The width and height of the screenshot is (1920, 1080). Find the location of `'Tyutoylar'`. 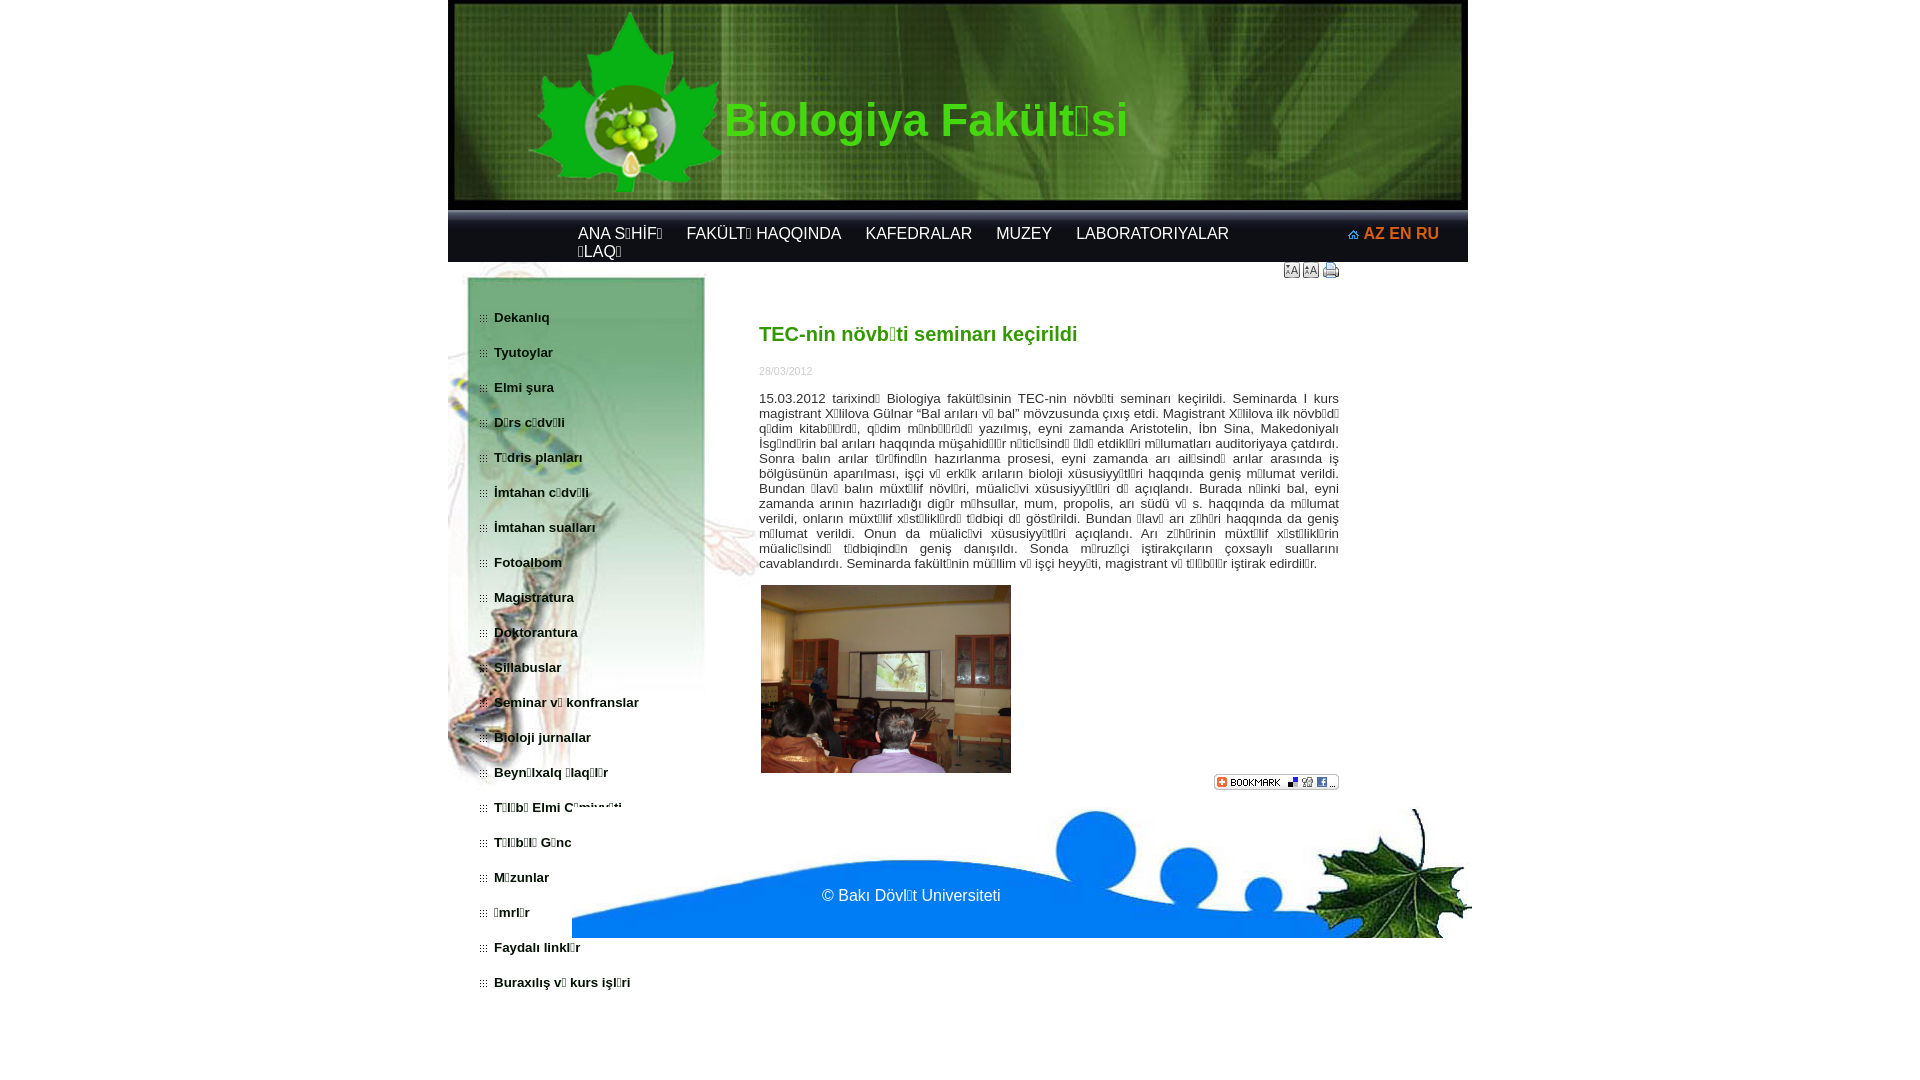

'Tyutoylar' is located at coordinates (523, 351).